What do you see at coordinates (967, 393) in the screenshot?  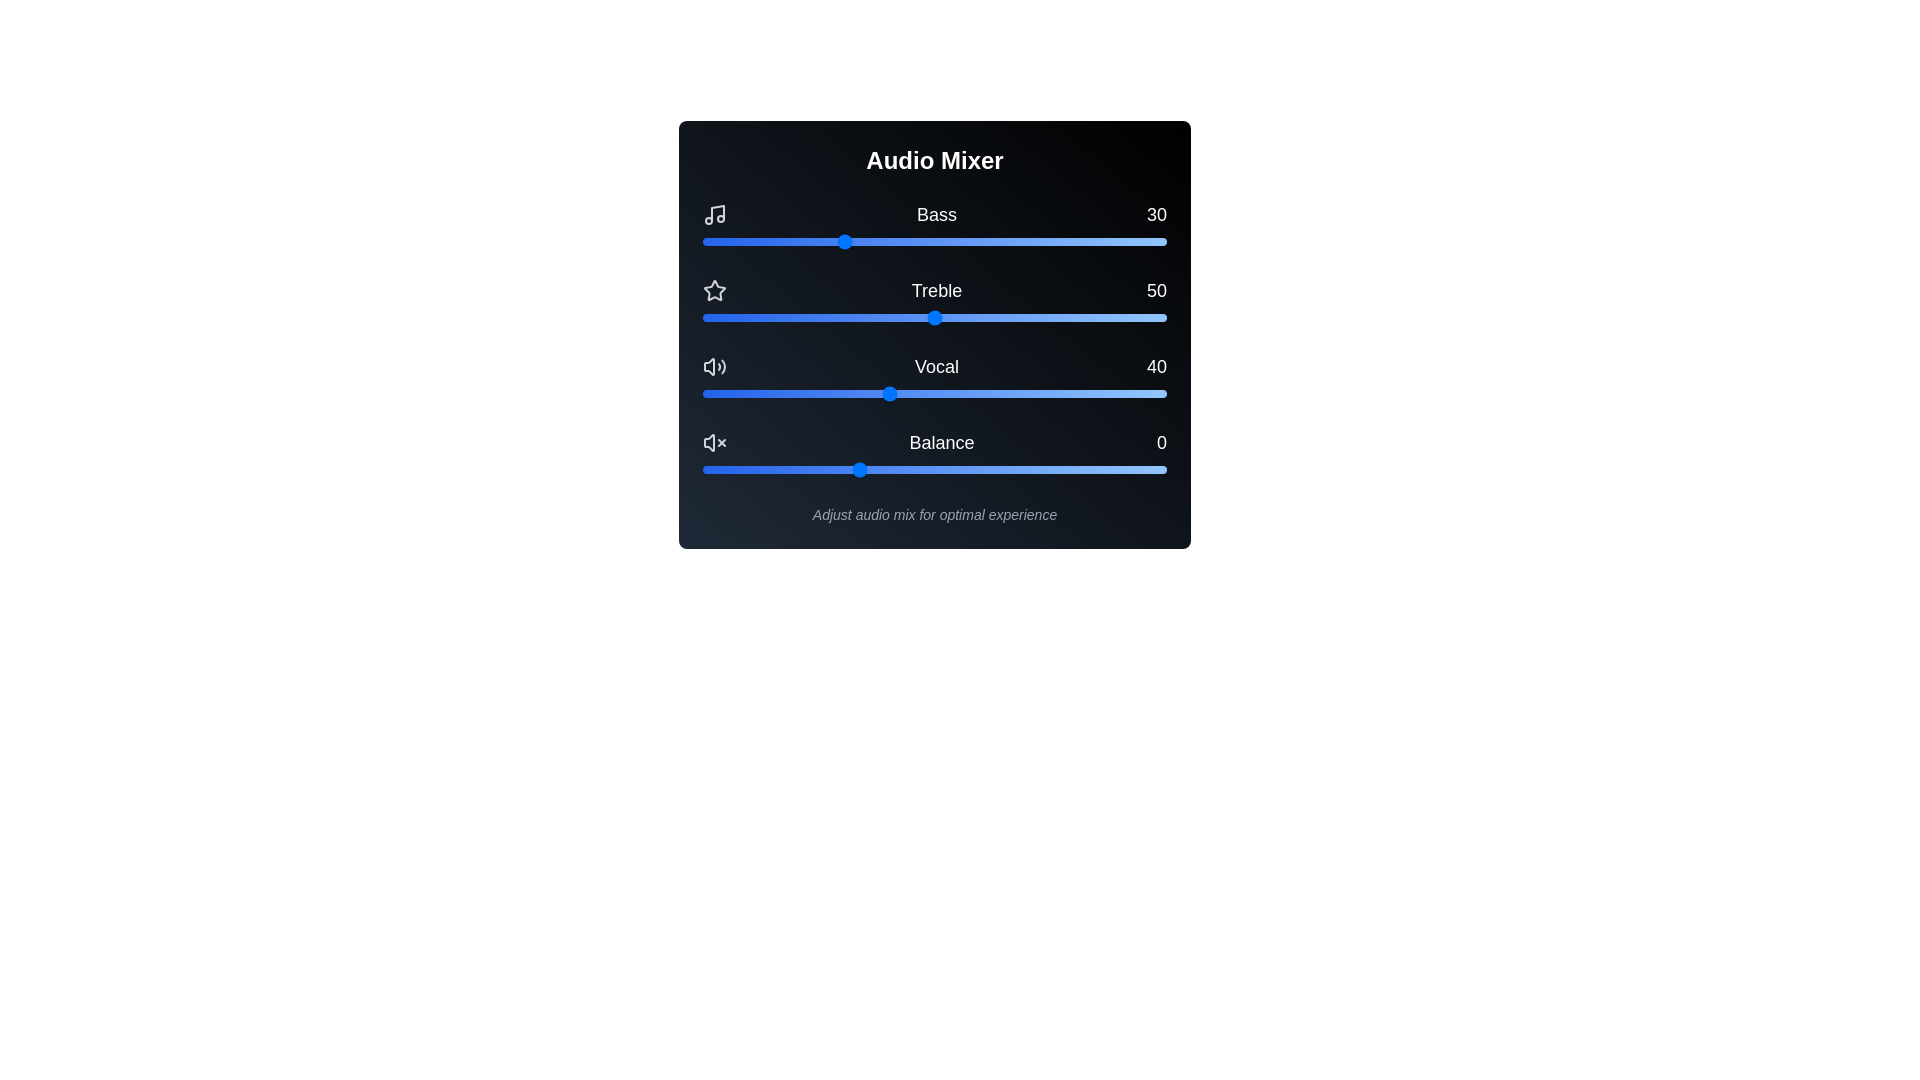 I see `the Vocal slider to set the vocal level to 57` at bounding box center [967, 393].